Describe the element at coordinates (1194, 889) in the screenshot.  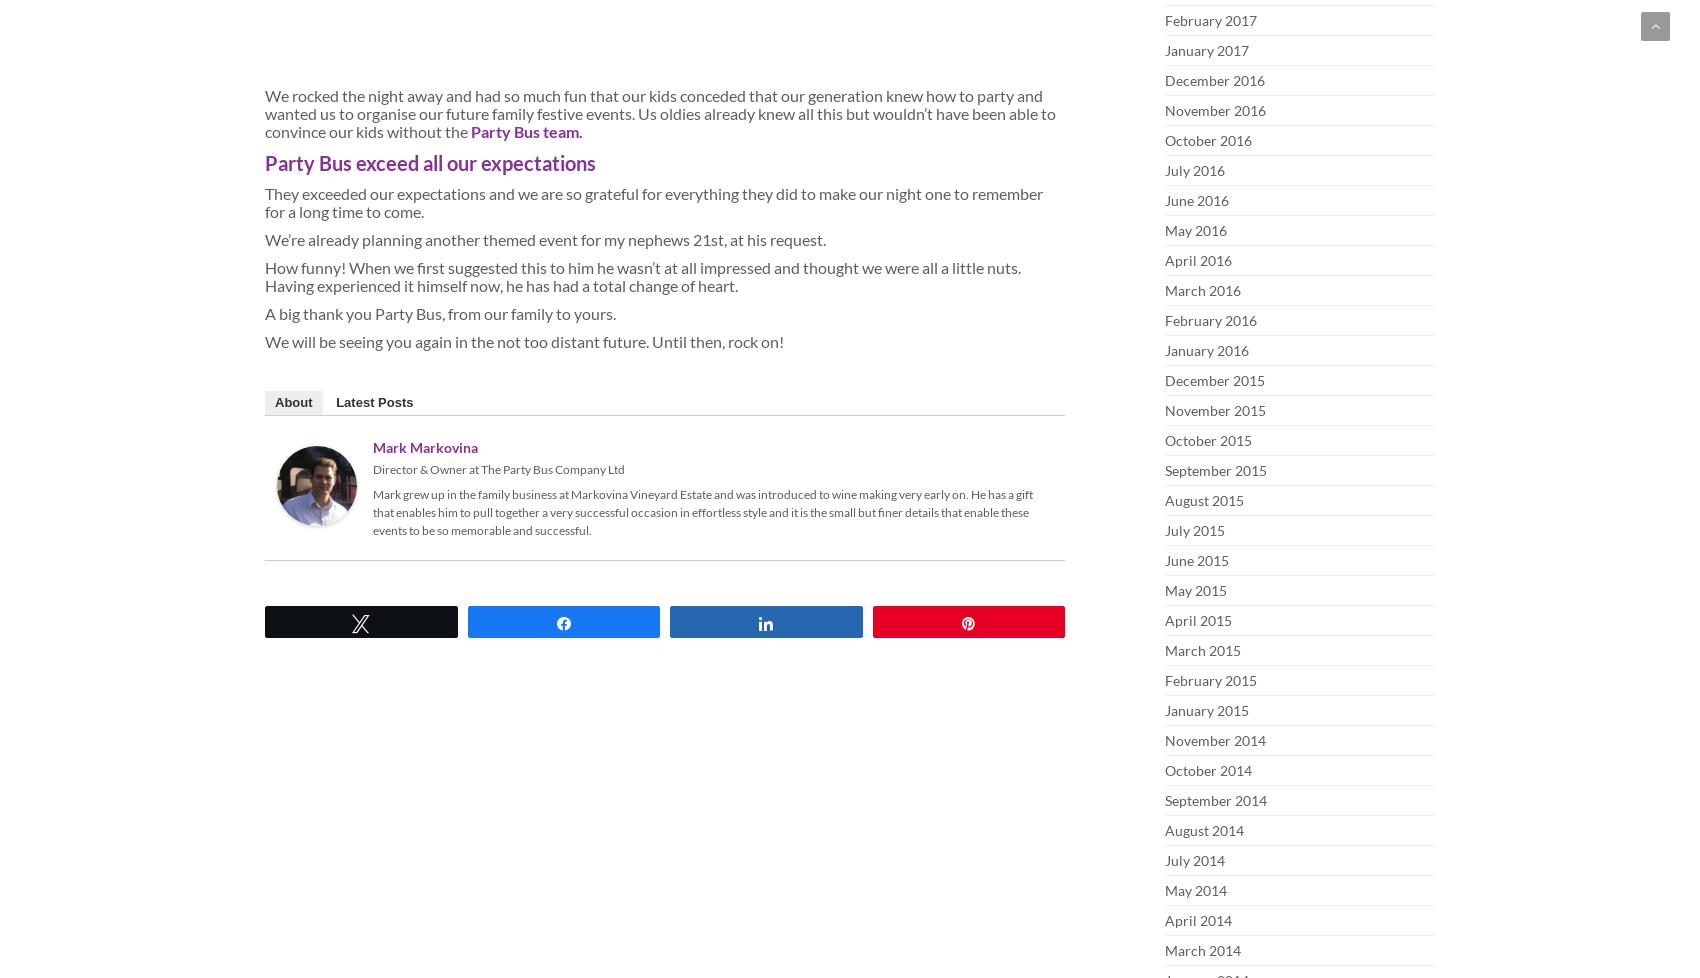
I see `'May 2014'` at that location.